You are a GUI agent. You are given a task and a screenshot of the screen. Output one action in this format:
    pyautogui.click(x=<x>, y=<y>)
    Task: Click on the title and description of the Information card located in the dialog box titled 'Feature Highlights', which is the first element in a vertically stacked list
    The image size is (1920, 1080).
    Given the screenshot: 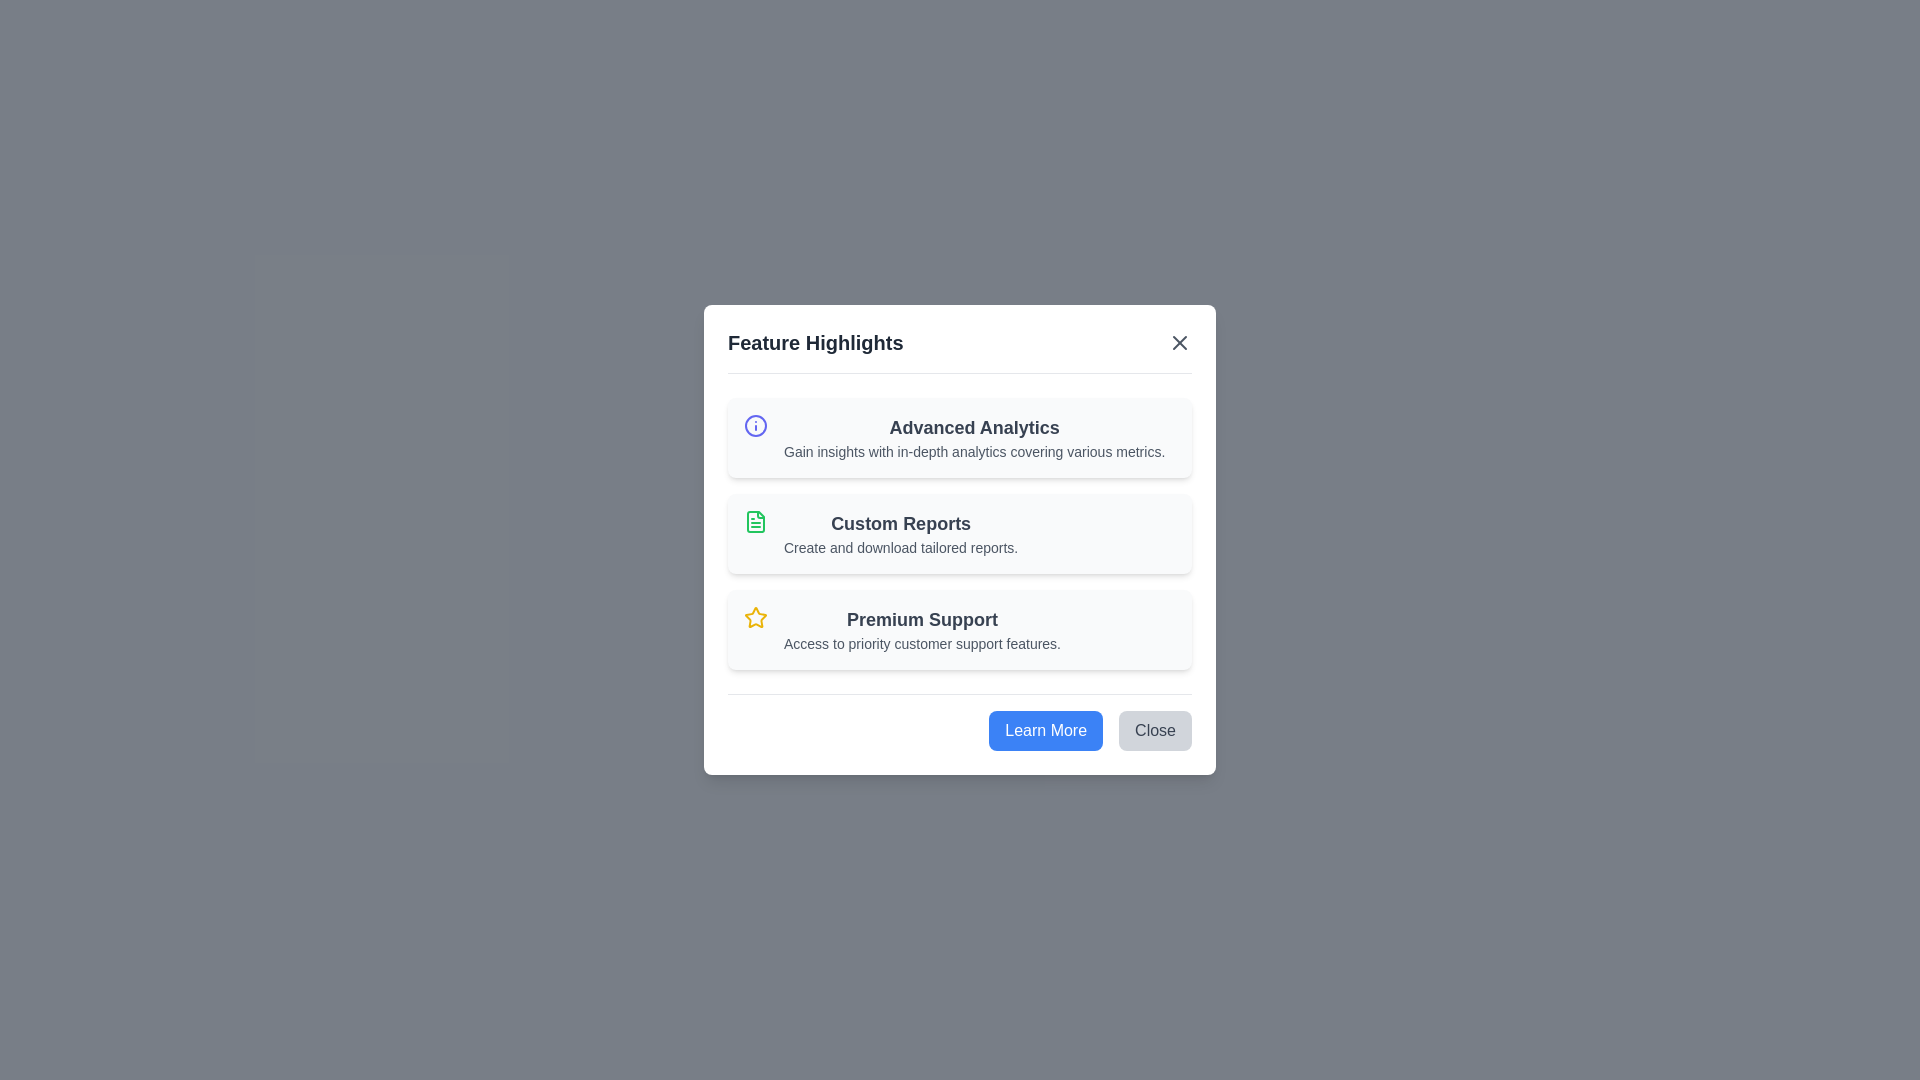 What is the action you would take?
    pyautogui.click(x=974, y=437)
    